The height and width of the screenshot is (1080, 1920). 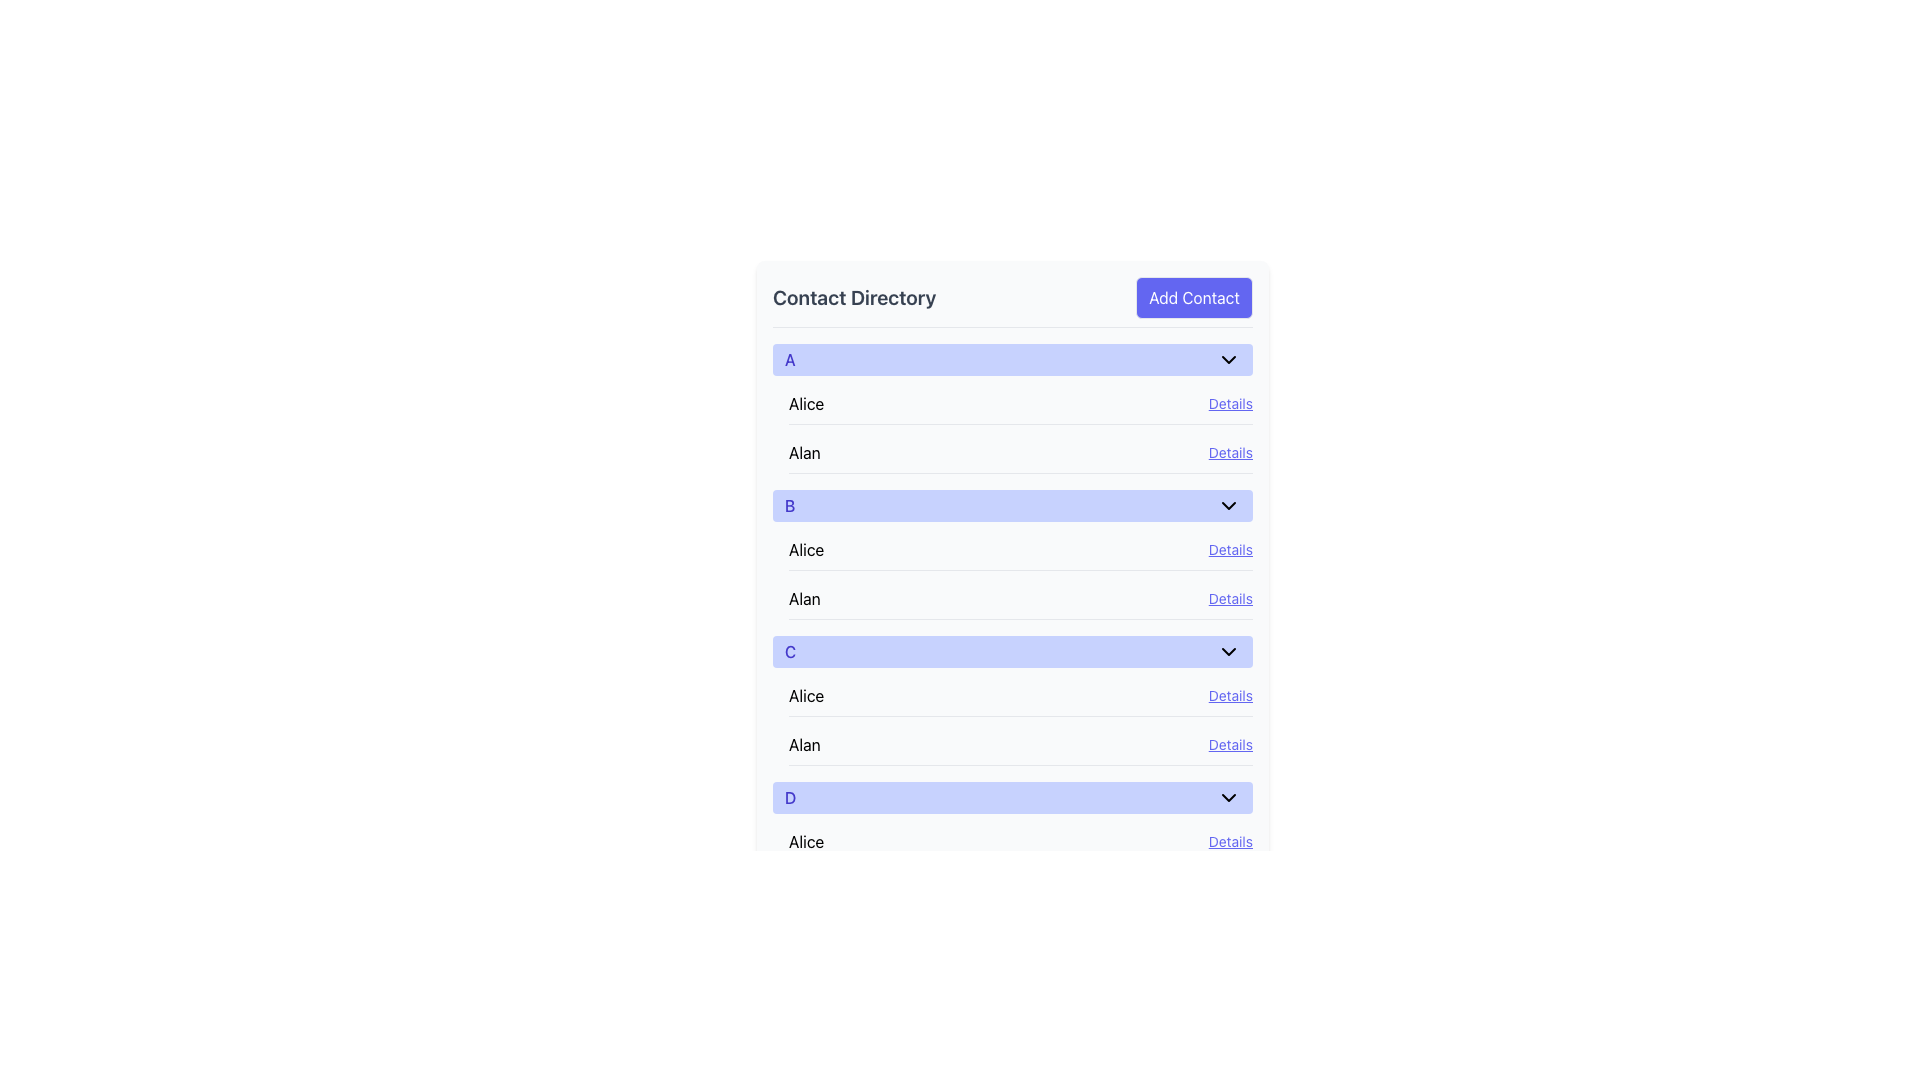 What do you see at coordinates (1227, 358) in the screenshot?
I see `the chevron icon button located at the far right of the row header labeled 'A'` at bounding box center [1227, 358].